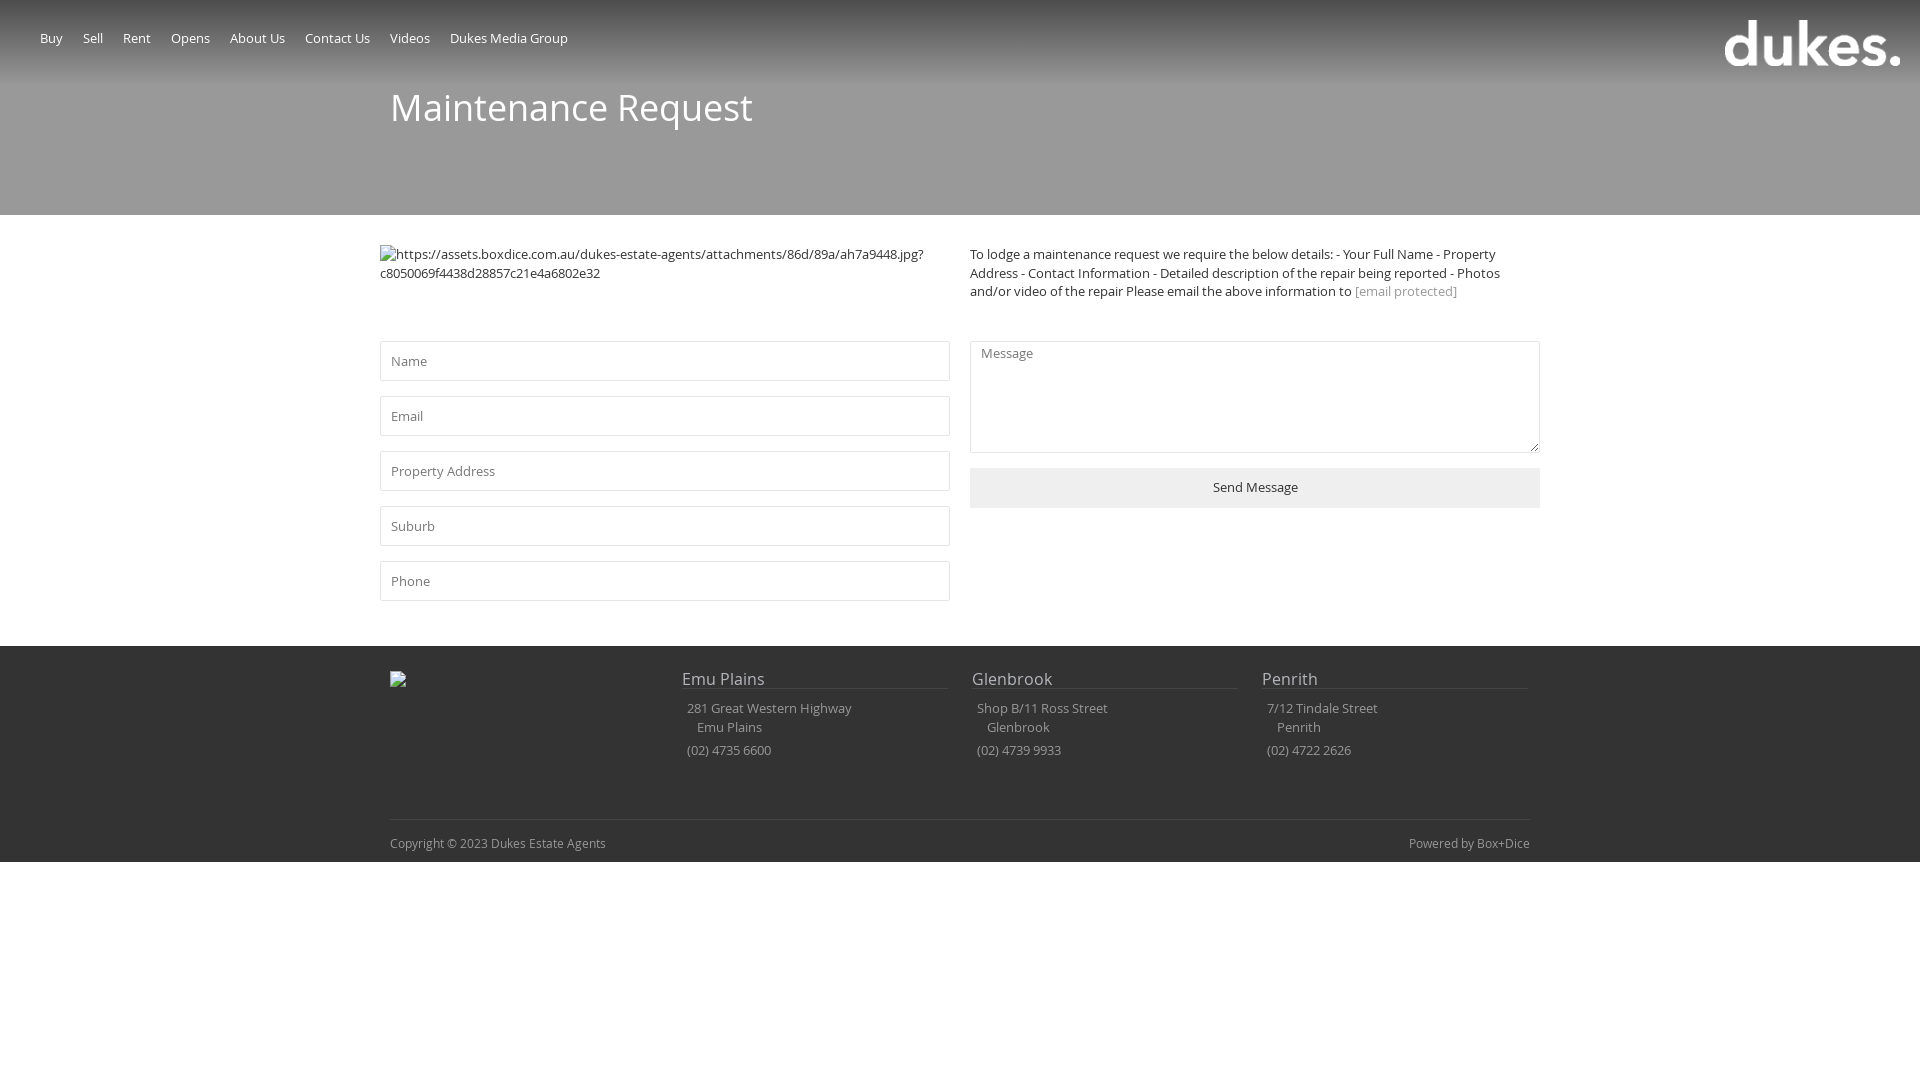 This screenshot has width=1920, height=1080. What do you see at coordinates (971, 679) in the screenshot?
I see `'Glenbrook'` at bounding box center [971, 679].